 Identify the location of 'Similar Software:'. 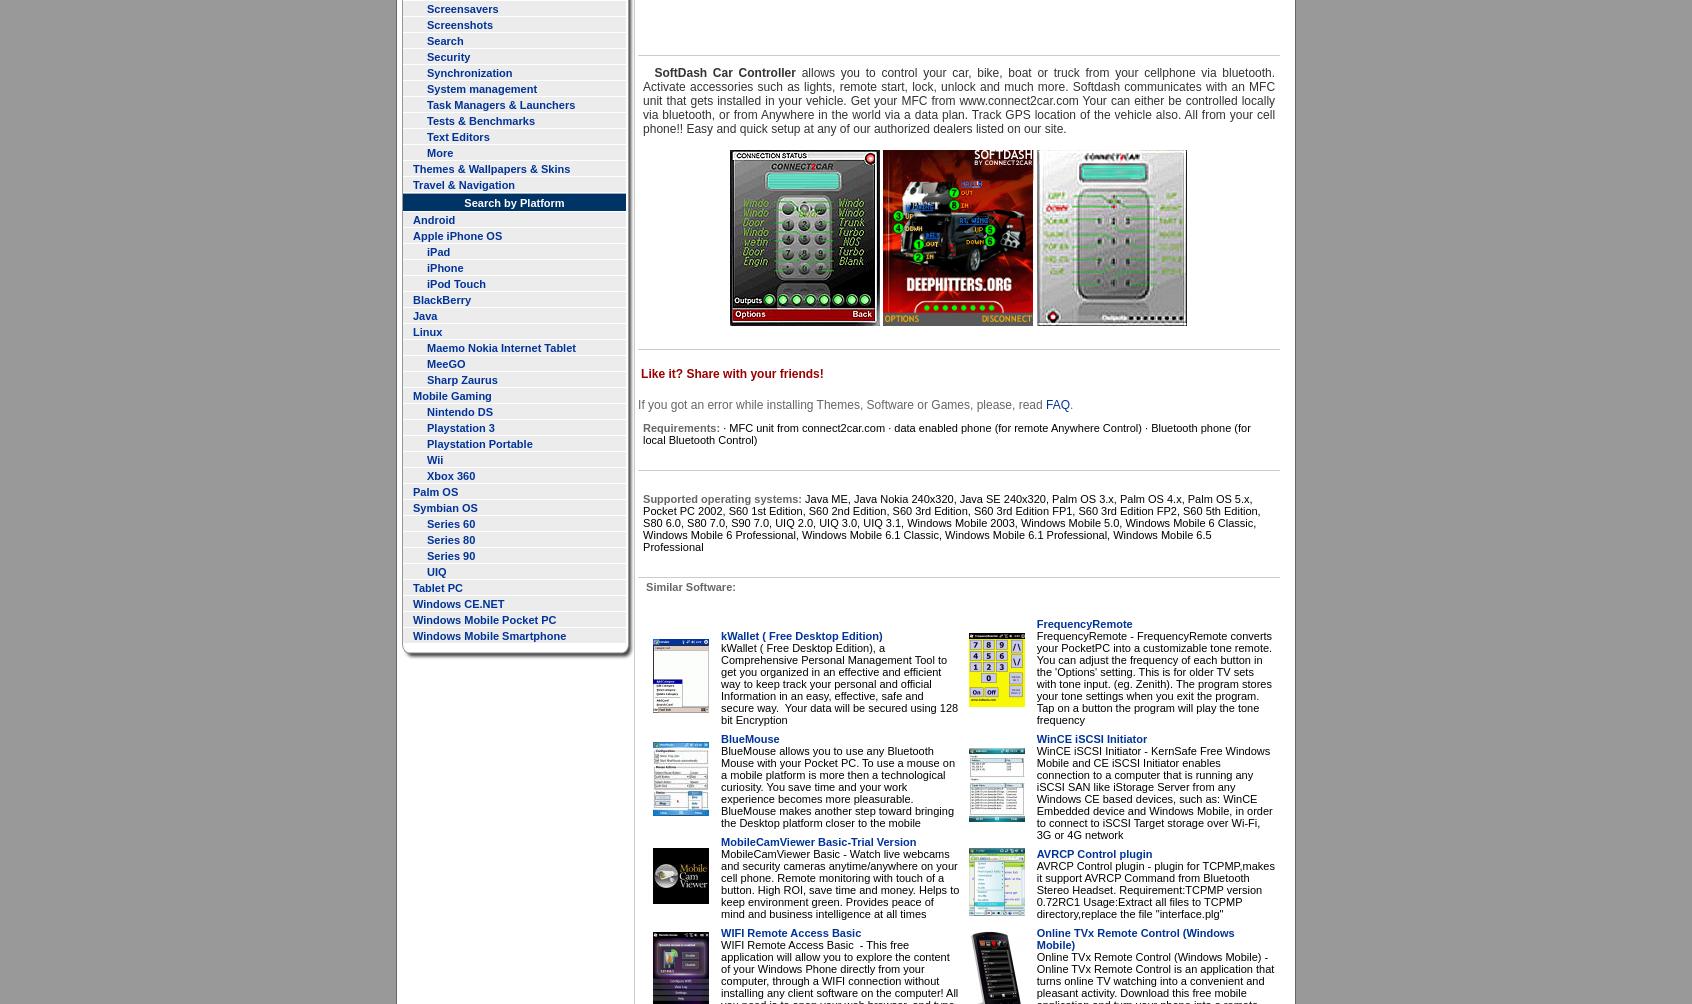
(690, 587).